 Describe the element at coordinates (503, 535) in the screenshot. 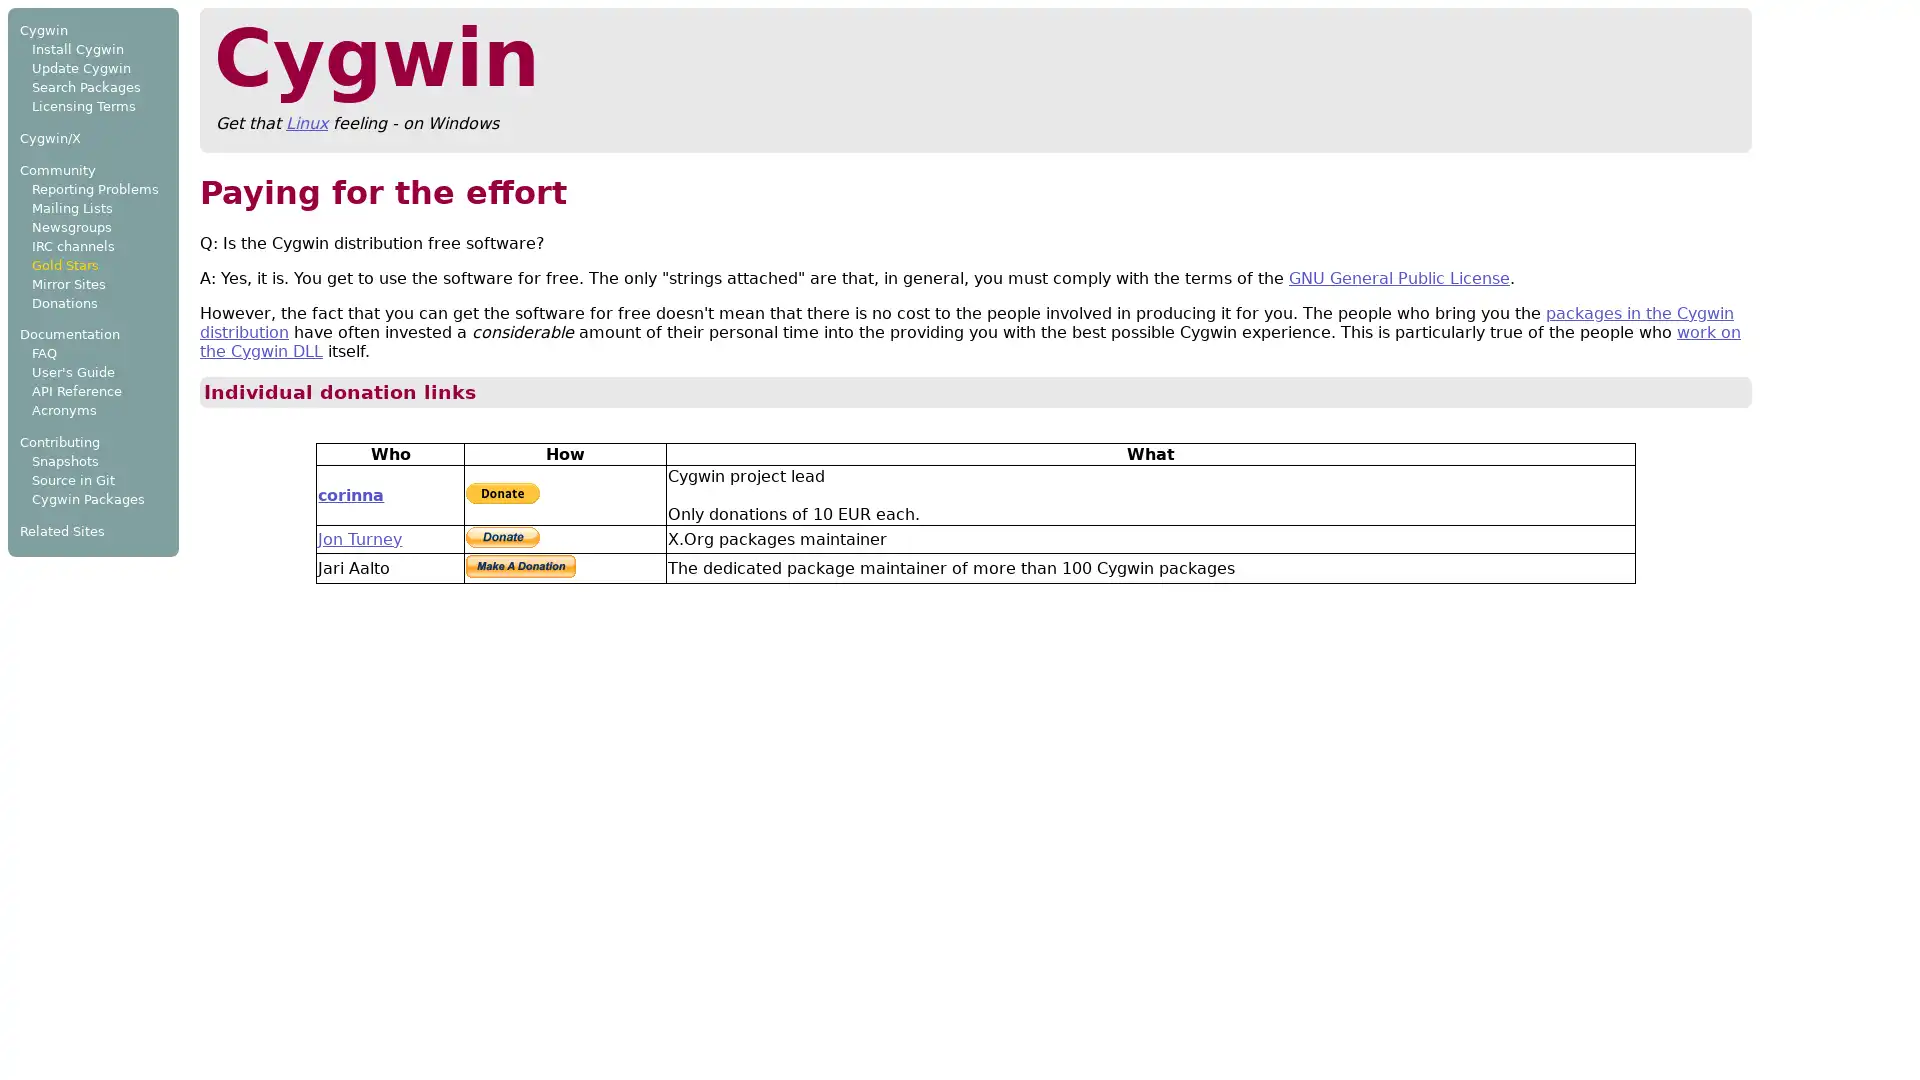

I see `PayPal - The safer, easier way to pay online.` at that location.